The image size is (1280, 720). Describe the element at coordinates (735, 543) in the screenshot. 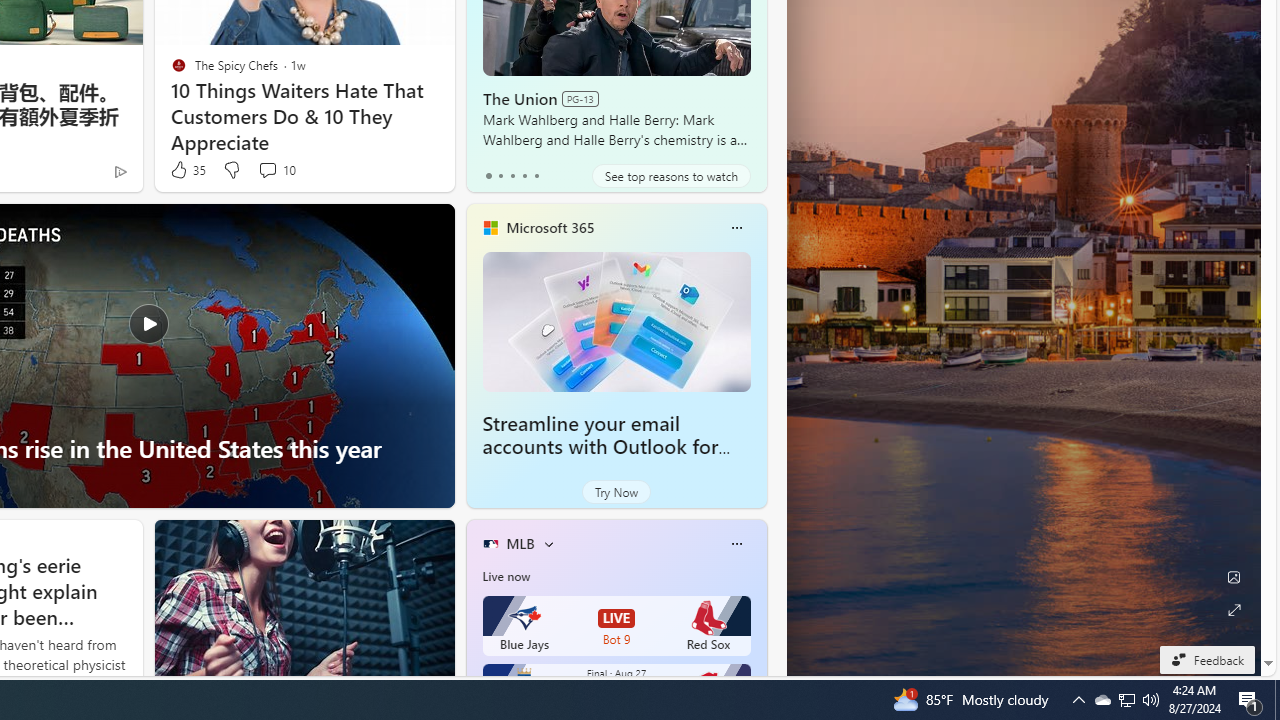

I see `'Class: icon-img'` at that location.